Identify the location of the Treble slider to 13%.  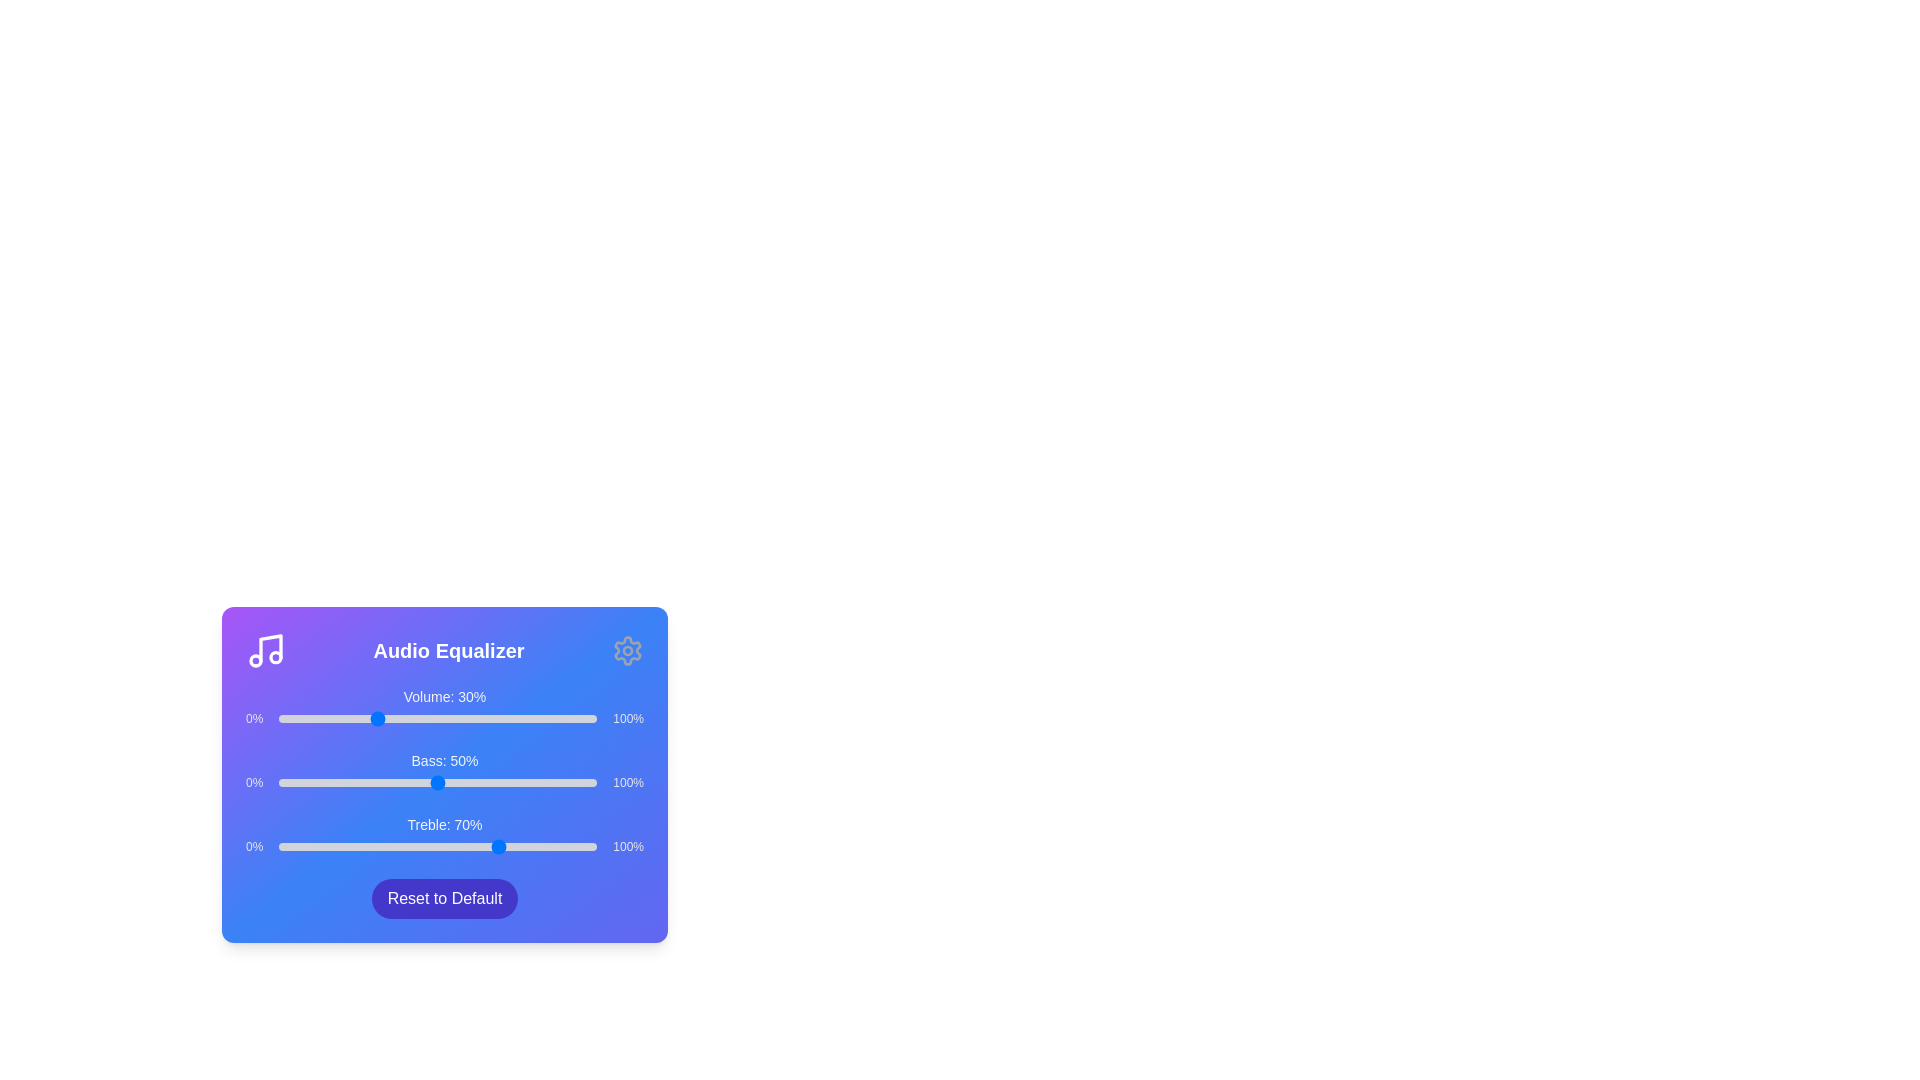
(320, 847).